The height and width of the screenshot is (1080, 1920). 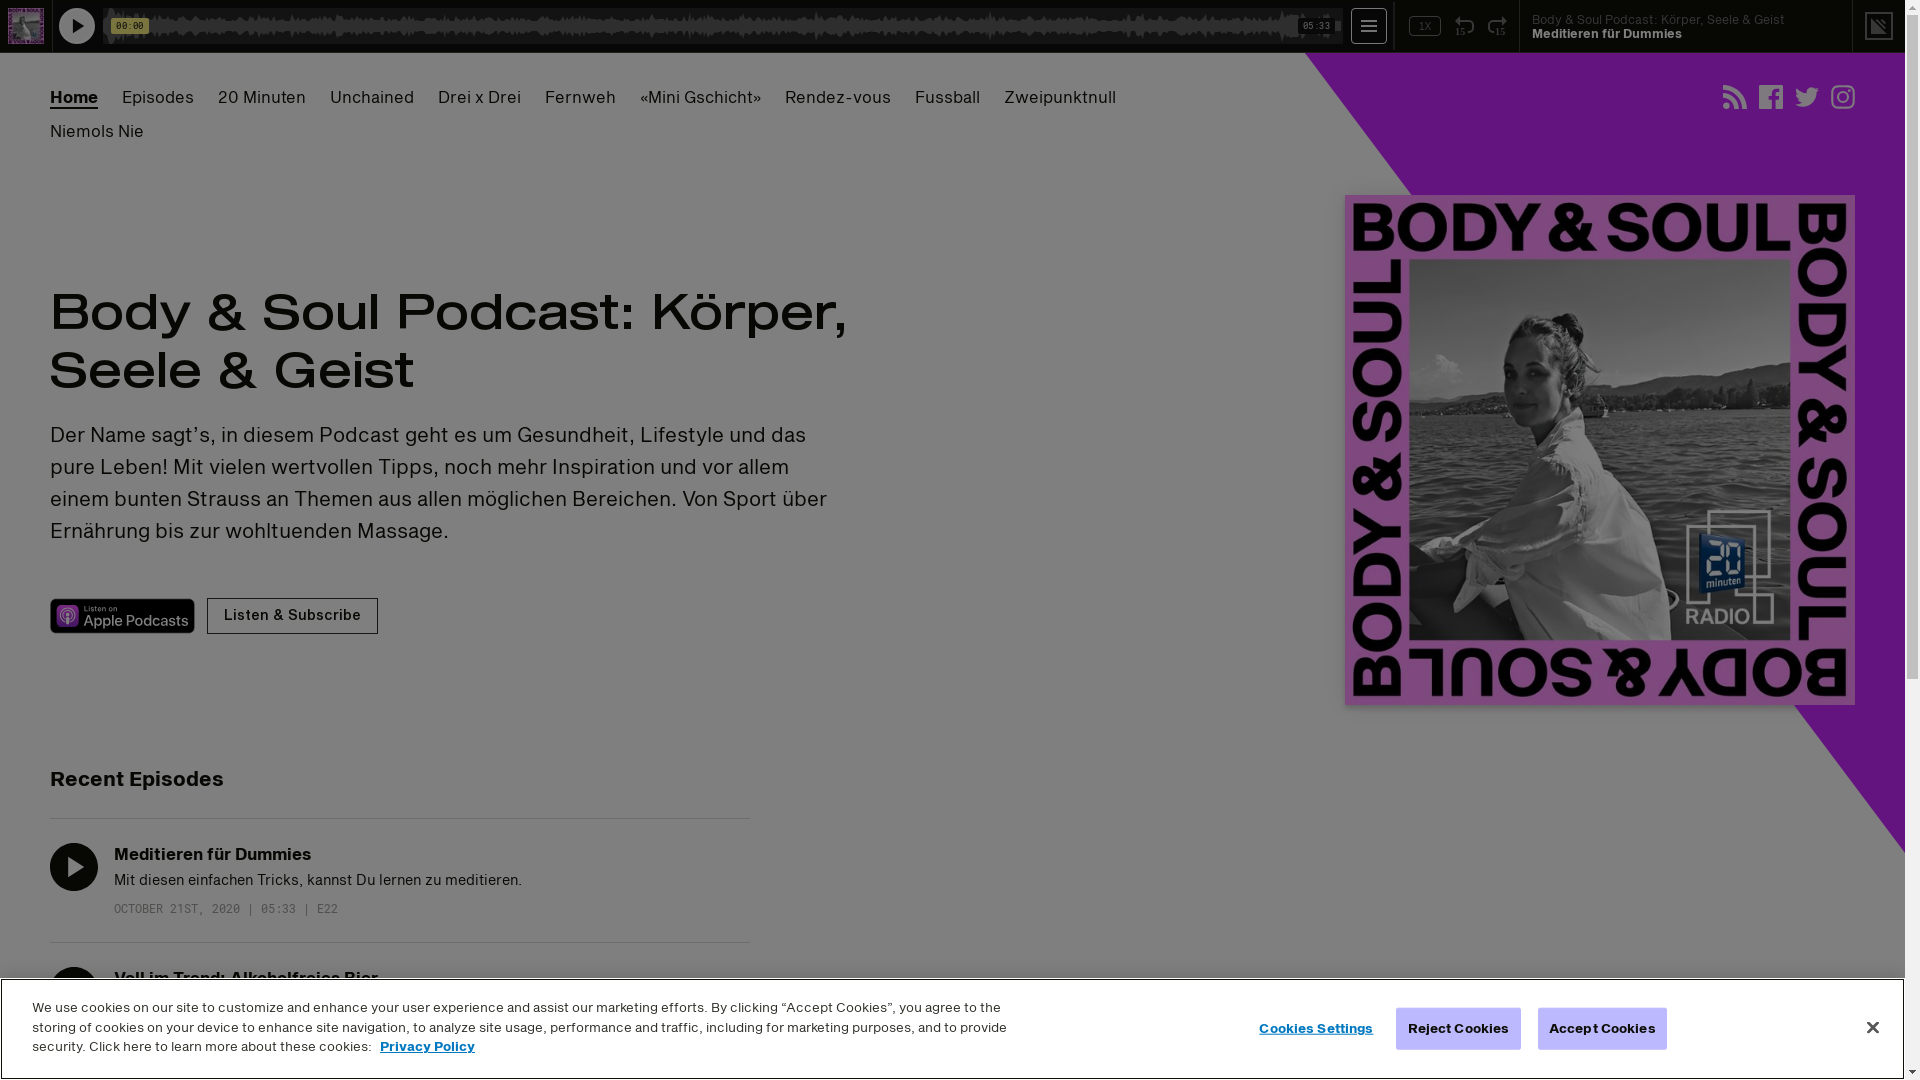 I want to click on '15', so click(x=1497, y=26).